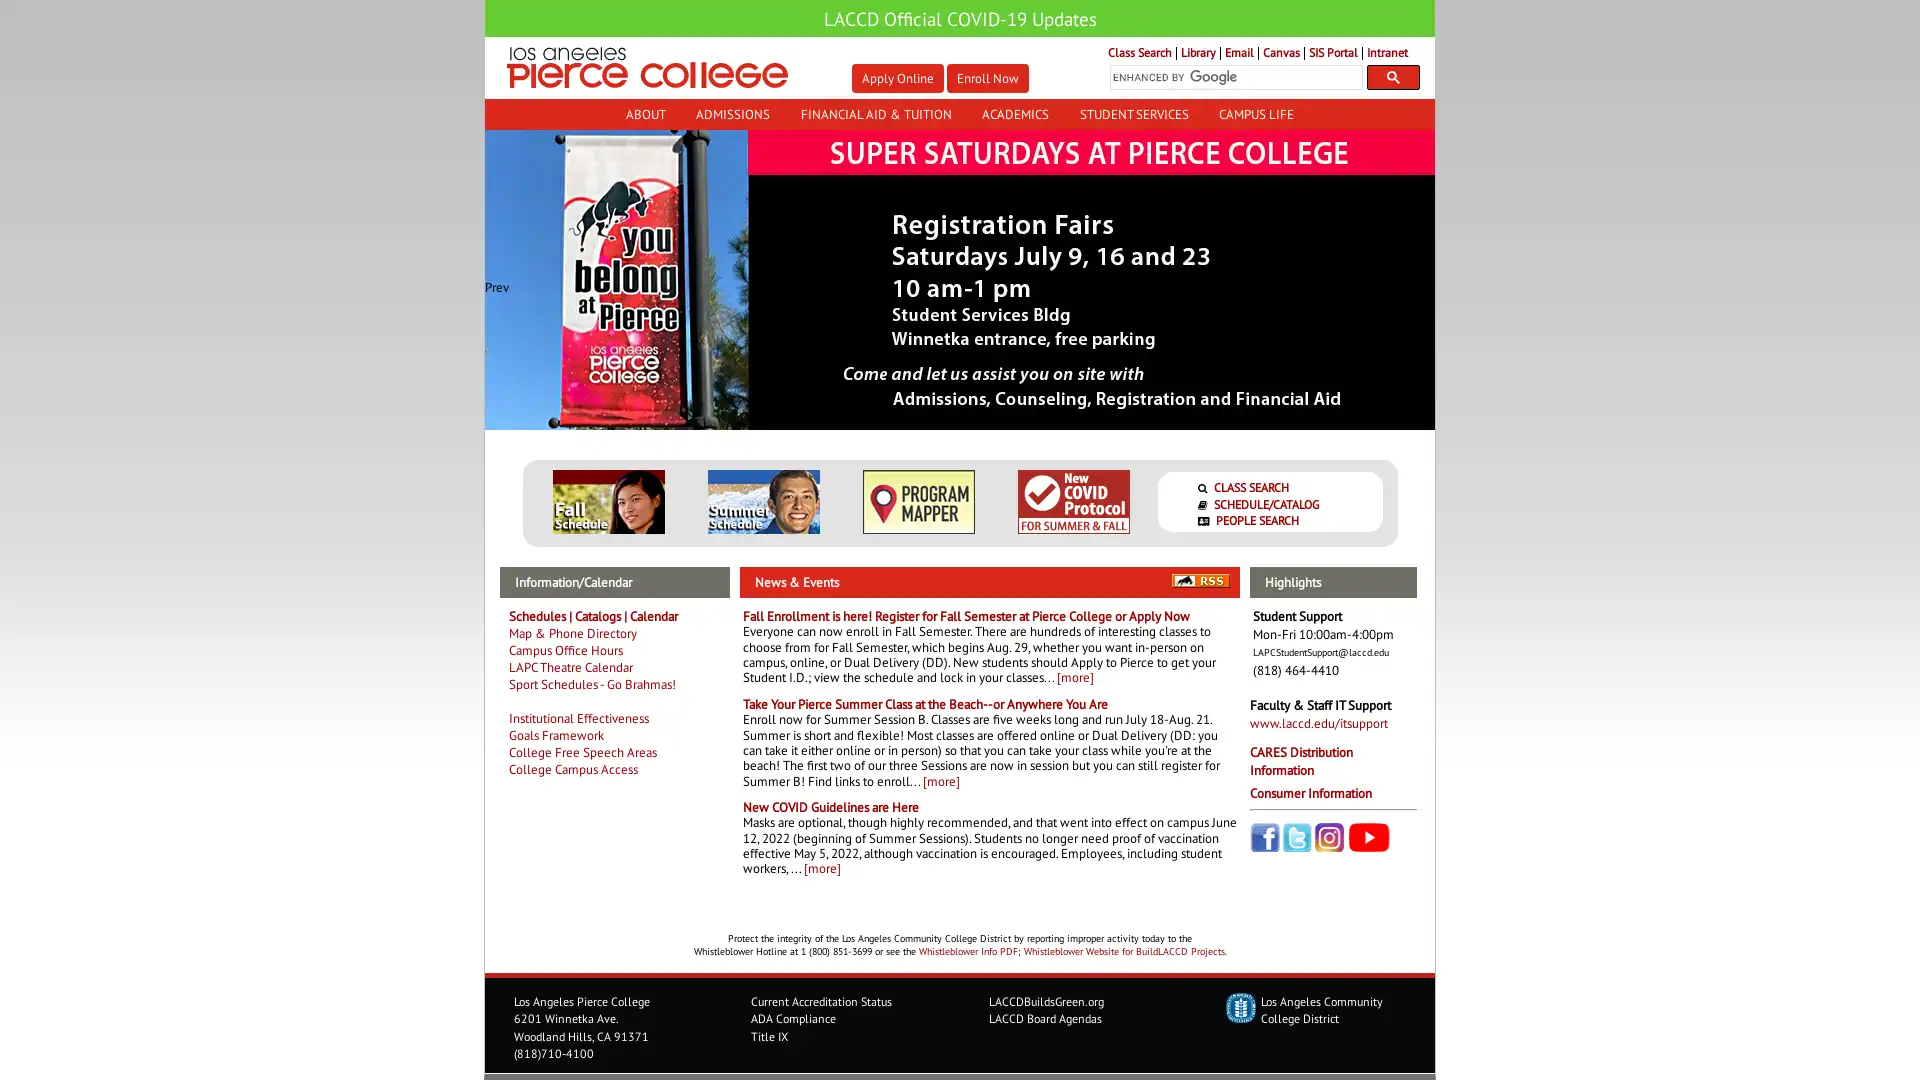 This screenshot has height=1080, width=1920. Describe the element at coordinates (644, 114) in the screenshot. I see `ABOUT` at that location.